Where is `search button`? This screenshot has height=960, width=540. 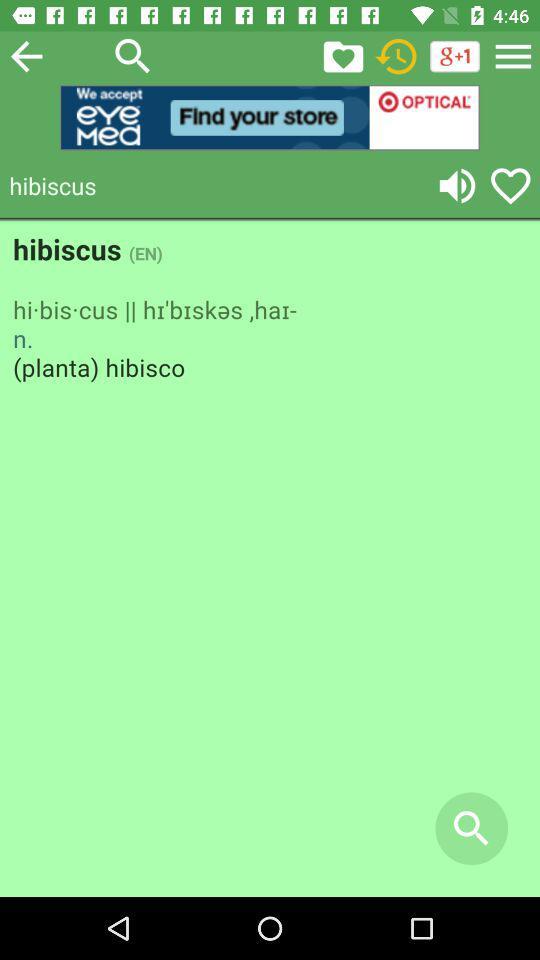 search button is located at coordinates (133, 55).